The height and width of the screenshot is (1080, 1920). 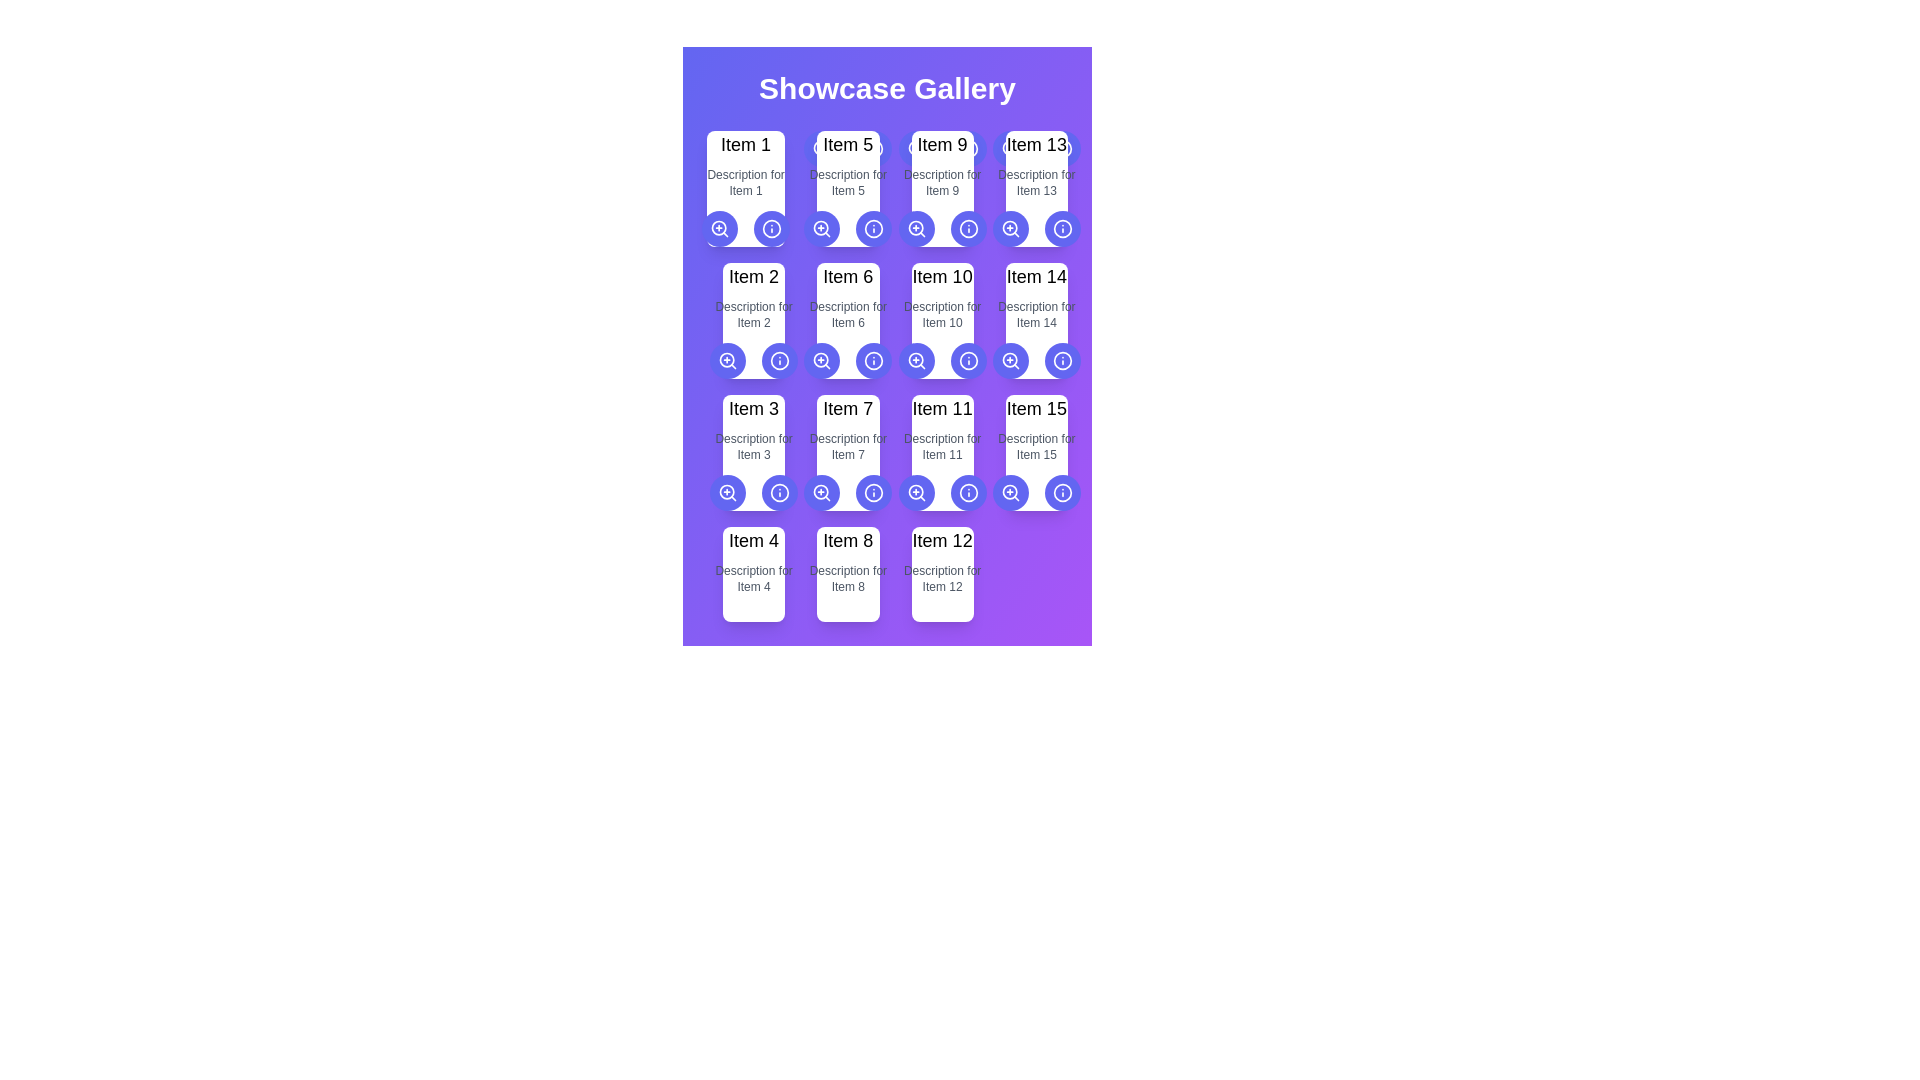 What do you see at coordinates (874, 493) in the screenshot?
I see `the SVG circle component with a blue outline located within the info icon for 'Item 11' in the grid layout` at bounding box center [874, 493].